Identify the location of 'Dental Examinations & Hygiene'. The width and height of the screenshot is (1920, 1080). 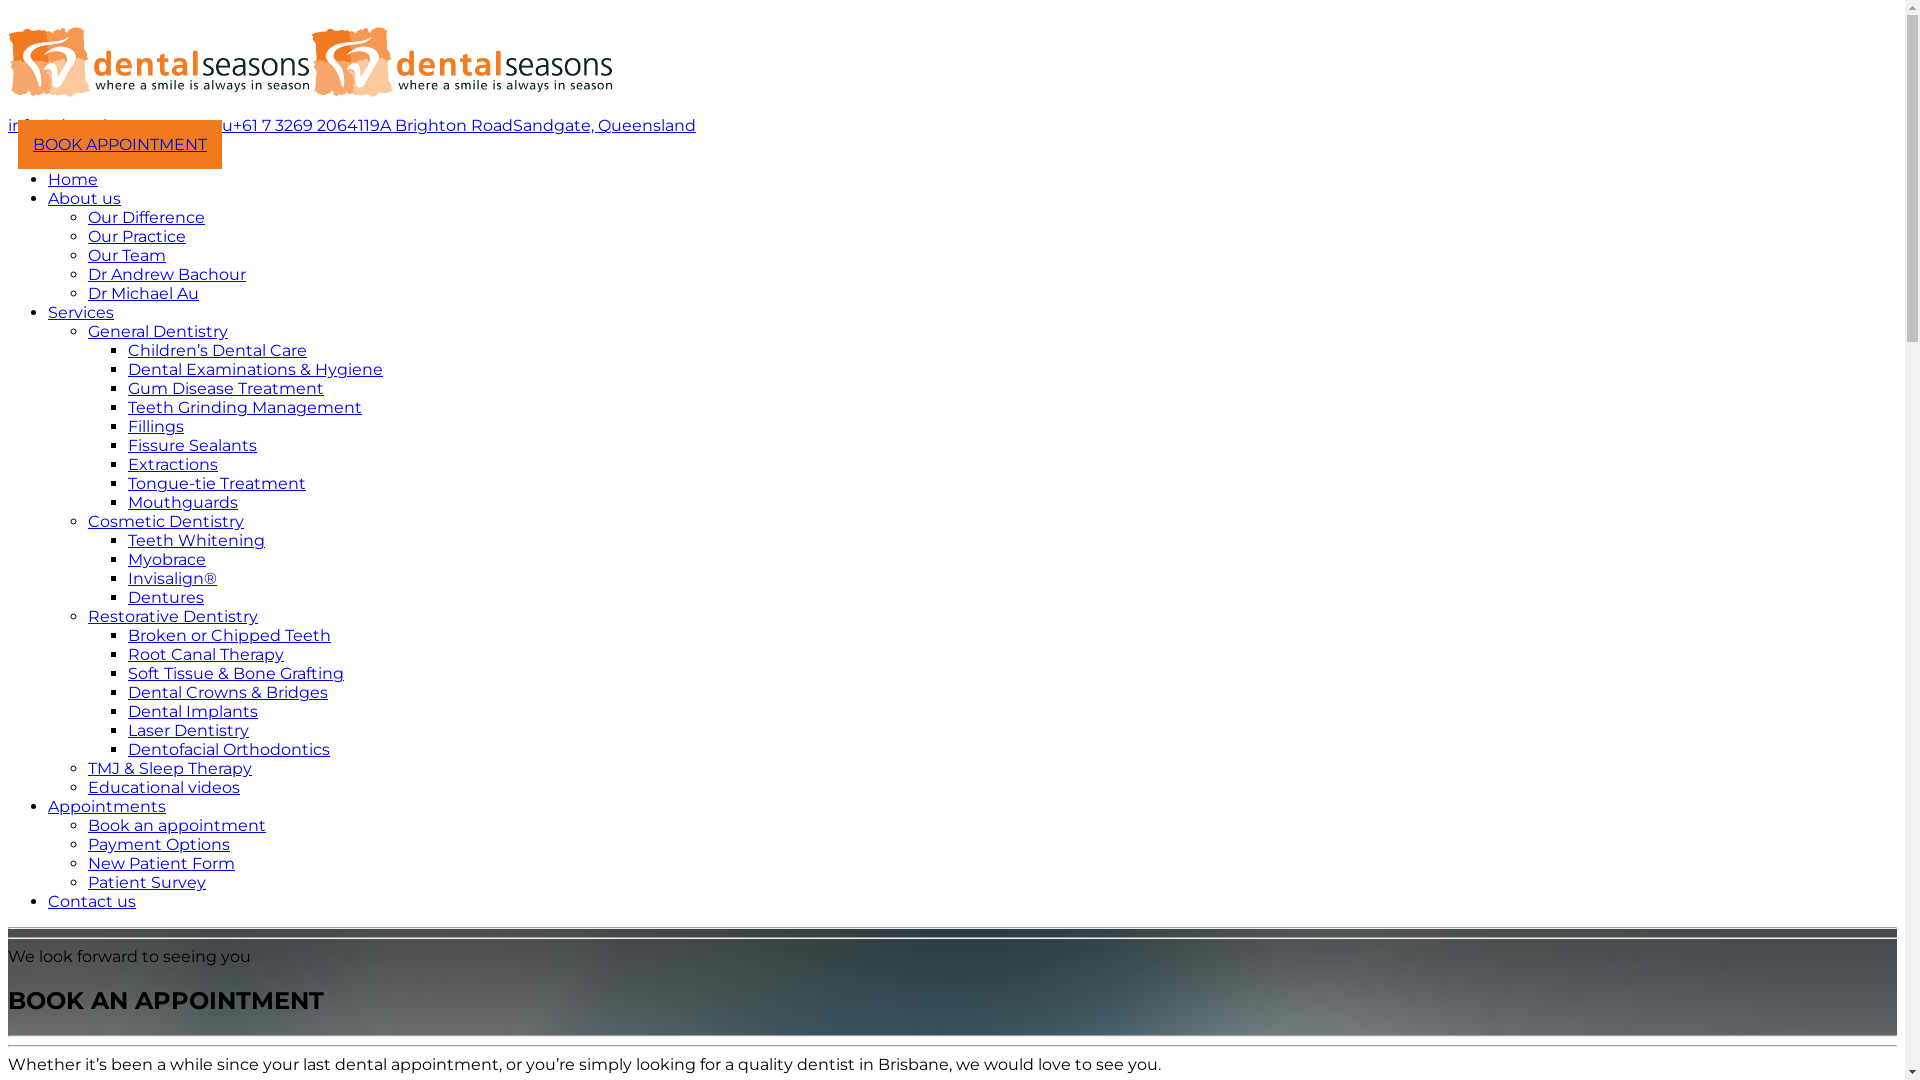
(254, 369).